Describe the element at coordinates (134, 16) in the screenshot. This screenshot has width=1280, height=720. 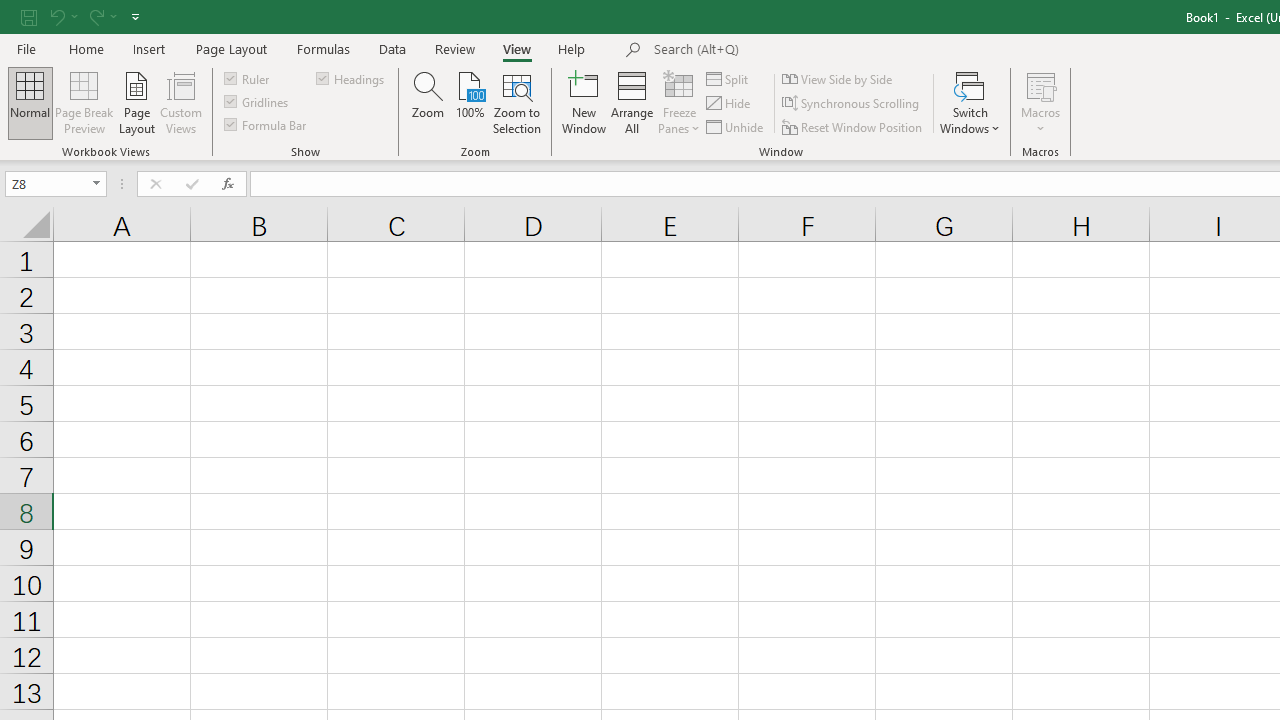
I see `'Customize Quick Access Toolbar'` at that location.